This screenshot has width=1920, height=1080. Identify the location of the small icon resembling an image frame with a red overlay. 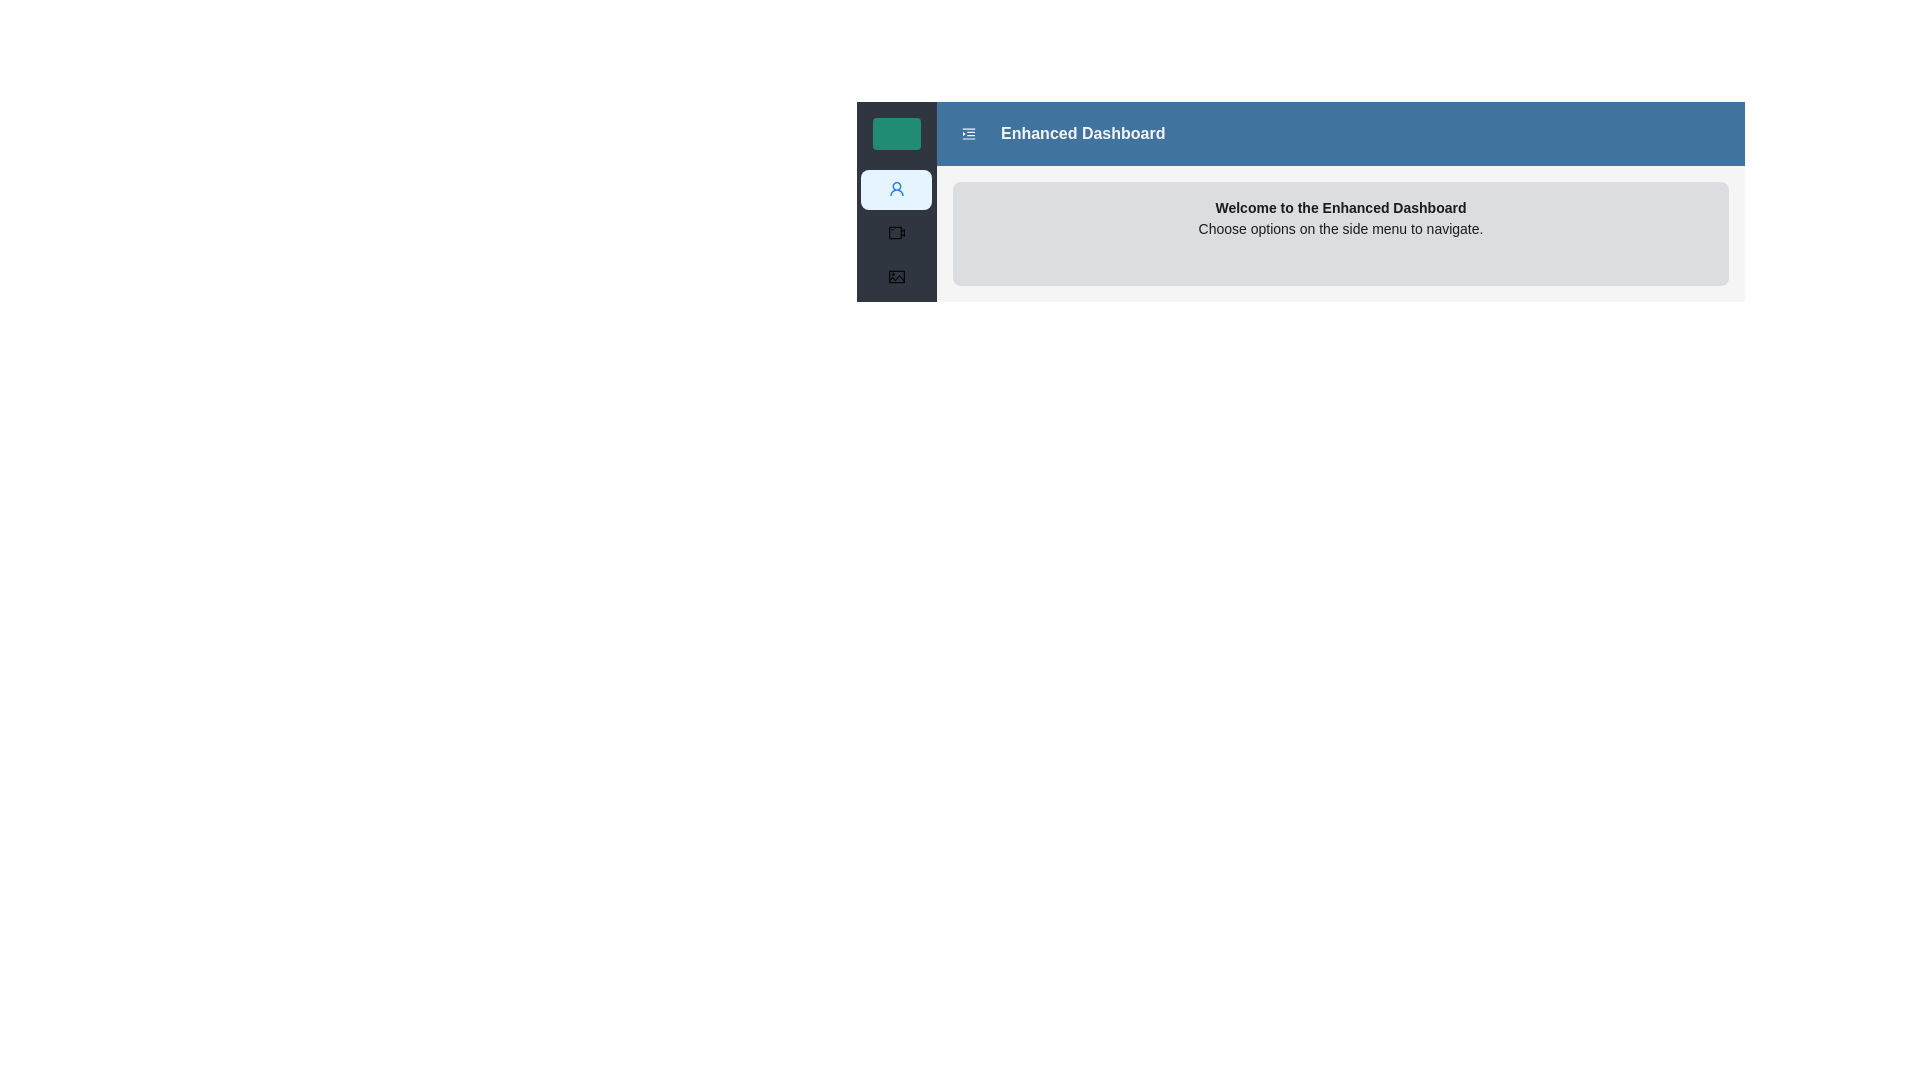
(895, 277).